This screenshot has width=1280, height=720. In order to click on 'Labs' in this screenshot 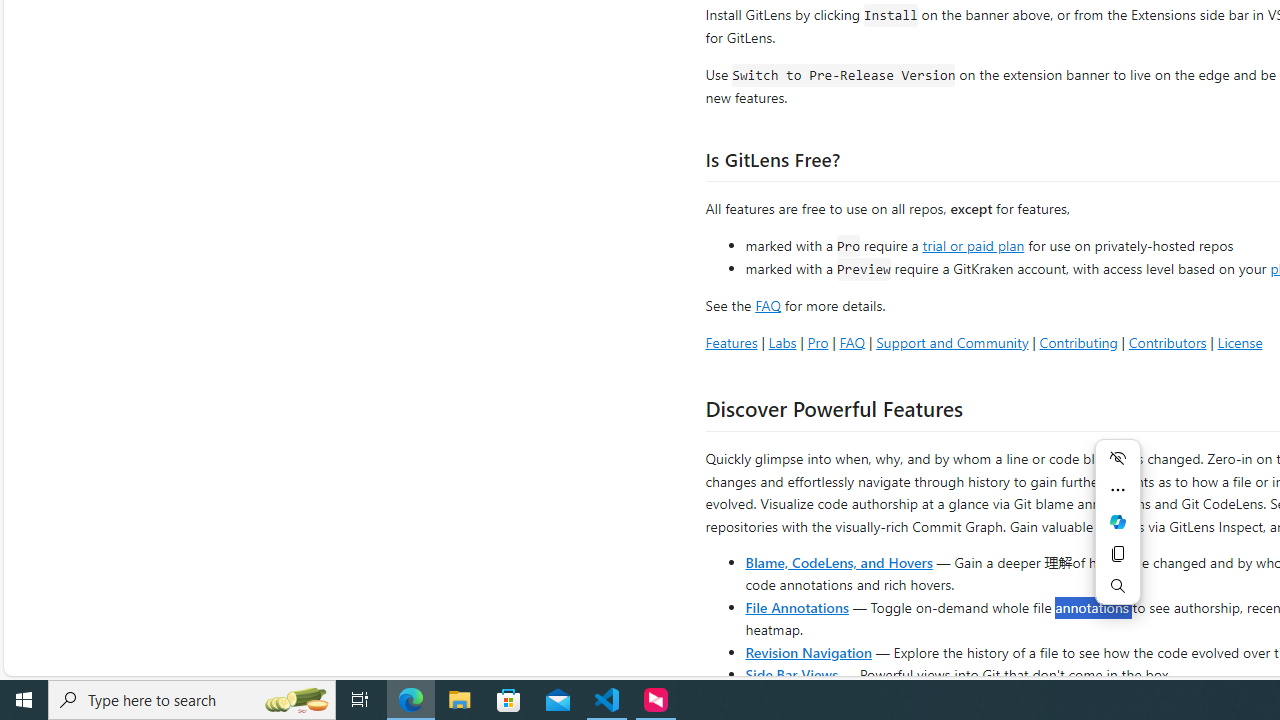, I will do `click(781, 341)`.